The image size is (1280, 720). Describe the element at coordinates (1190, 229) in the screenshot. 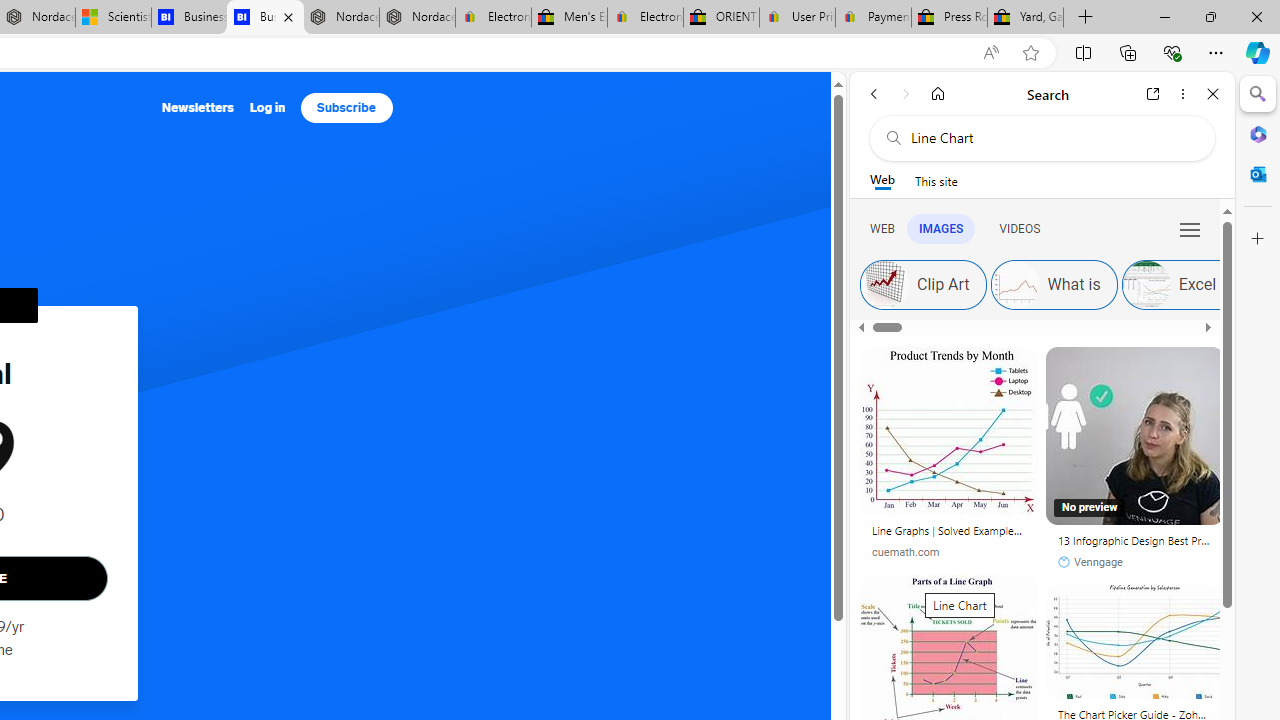

I see `'Class: b_serphb'` at that location.